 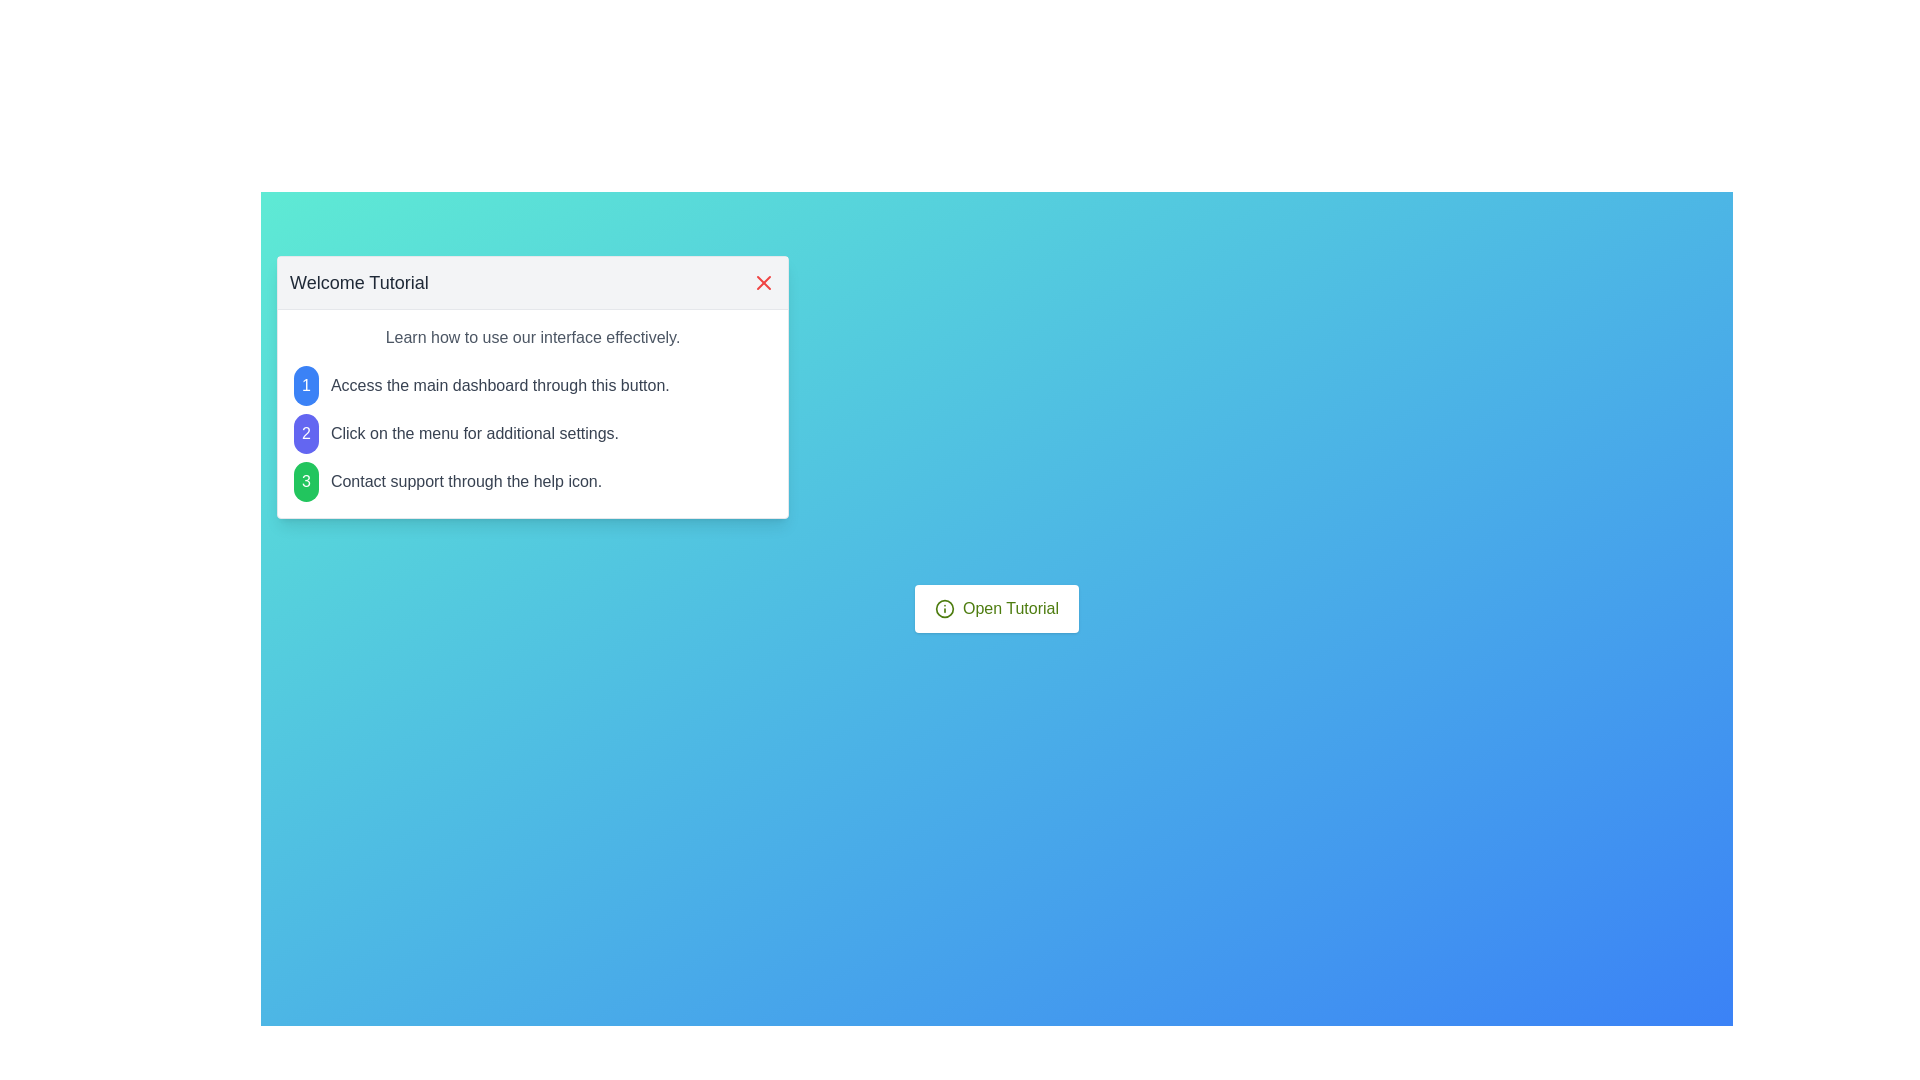 What do you see at coordinates (532, 433) in the screenshot?
I see `the text block containing numbered instructional steps in the 'Welcome Tutorial' card` at bounding box center [532, 433].